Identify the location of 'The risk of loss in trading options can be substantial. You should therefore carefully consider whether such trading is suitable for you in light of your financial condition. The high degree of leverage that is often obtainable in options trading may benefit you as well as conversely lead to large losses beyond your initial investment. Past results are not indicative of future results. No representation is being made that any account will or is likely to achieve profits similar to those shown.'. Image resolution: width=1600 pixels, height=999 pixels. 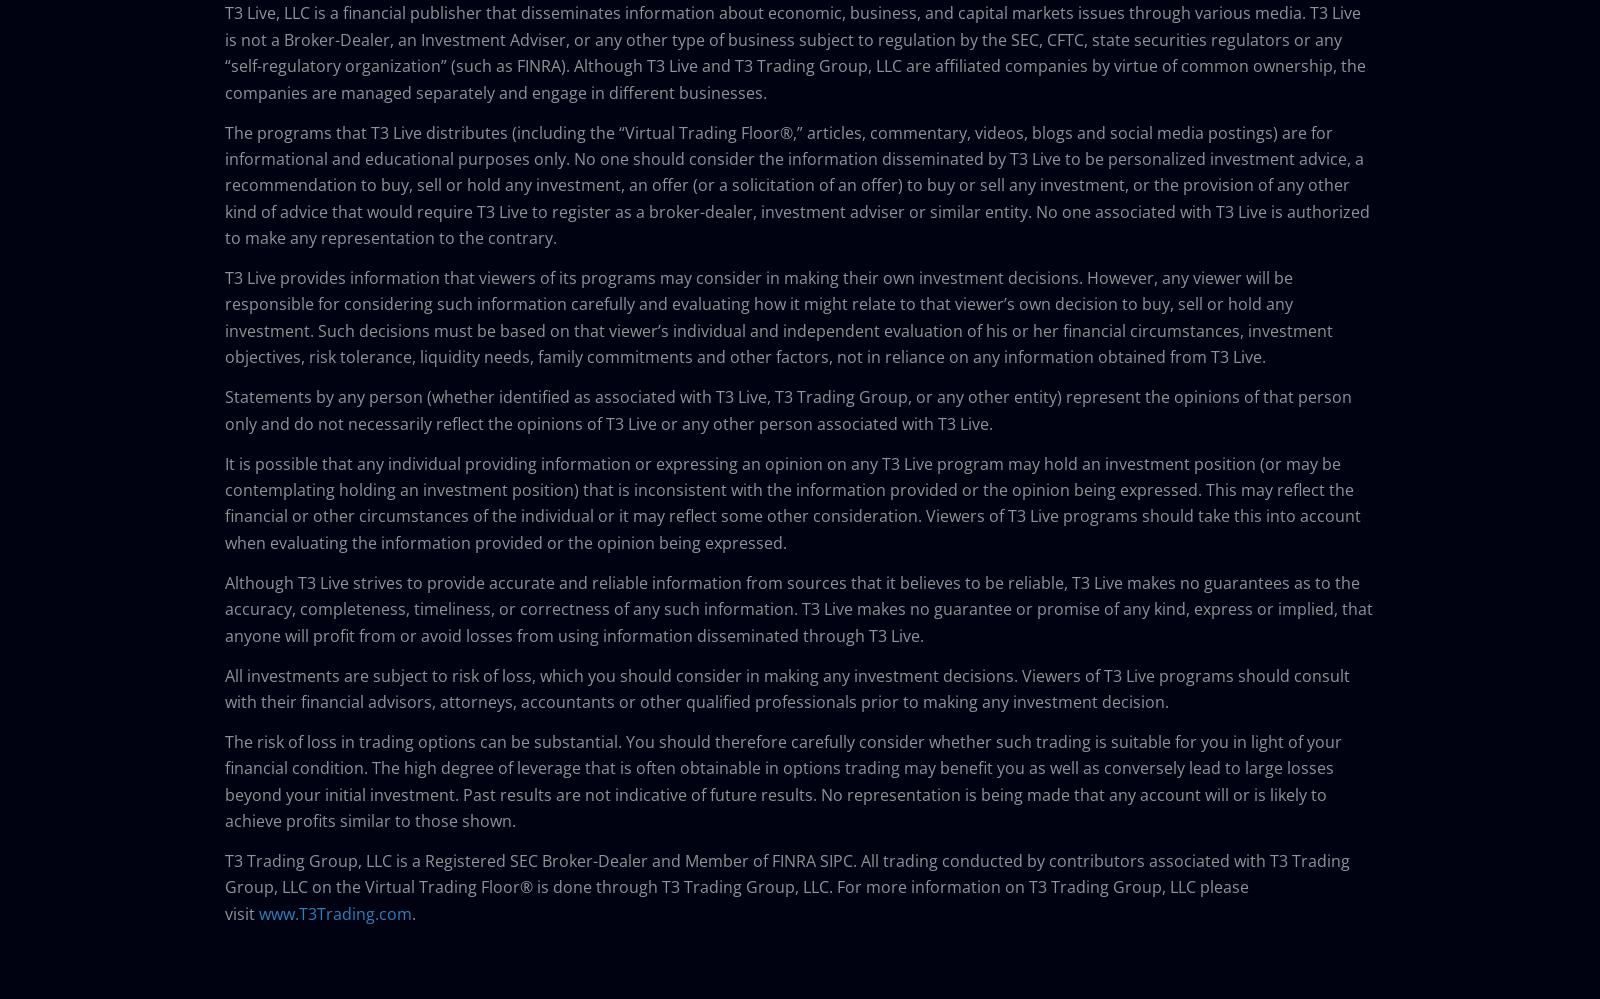
(783, 781).